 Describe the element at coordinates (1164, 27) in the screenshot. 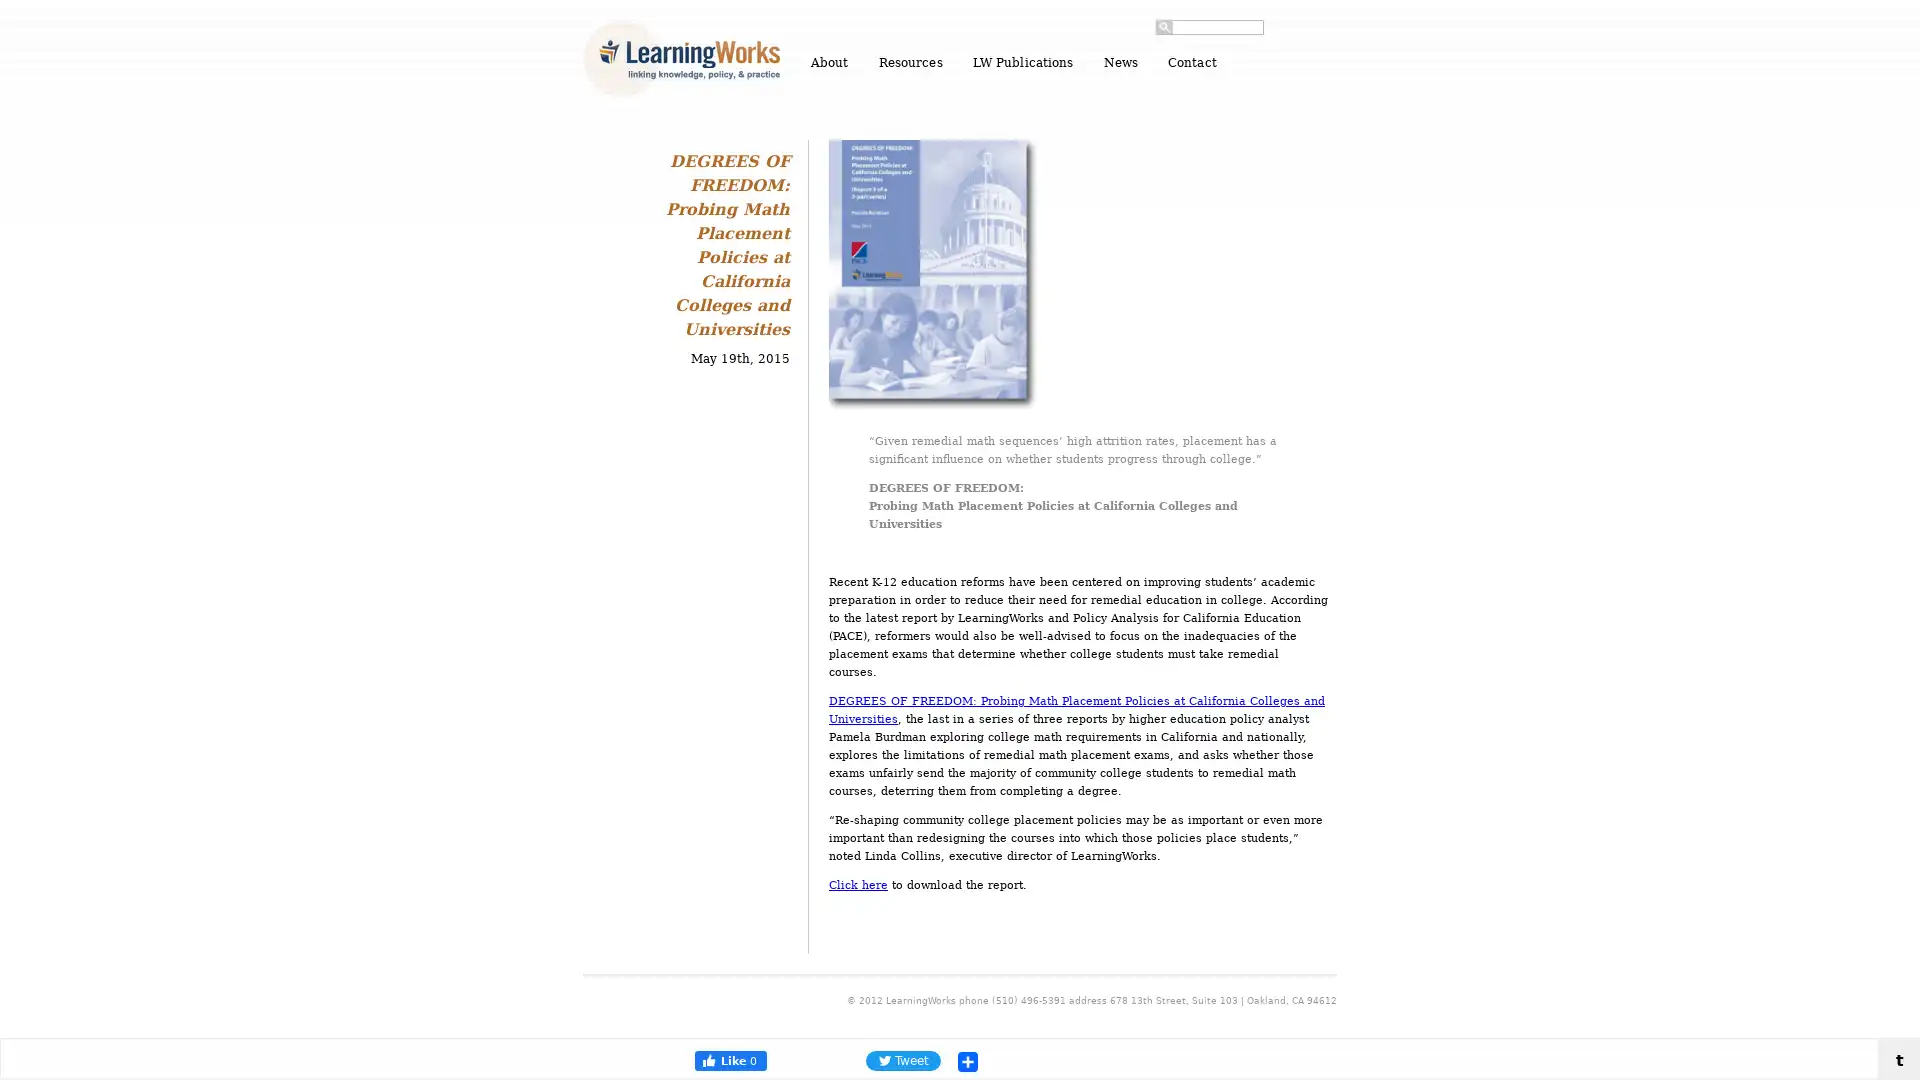

I see `Submit` at that location.